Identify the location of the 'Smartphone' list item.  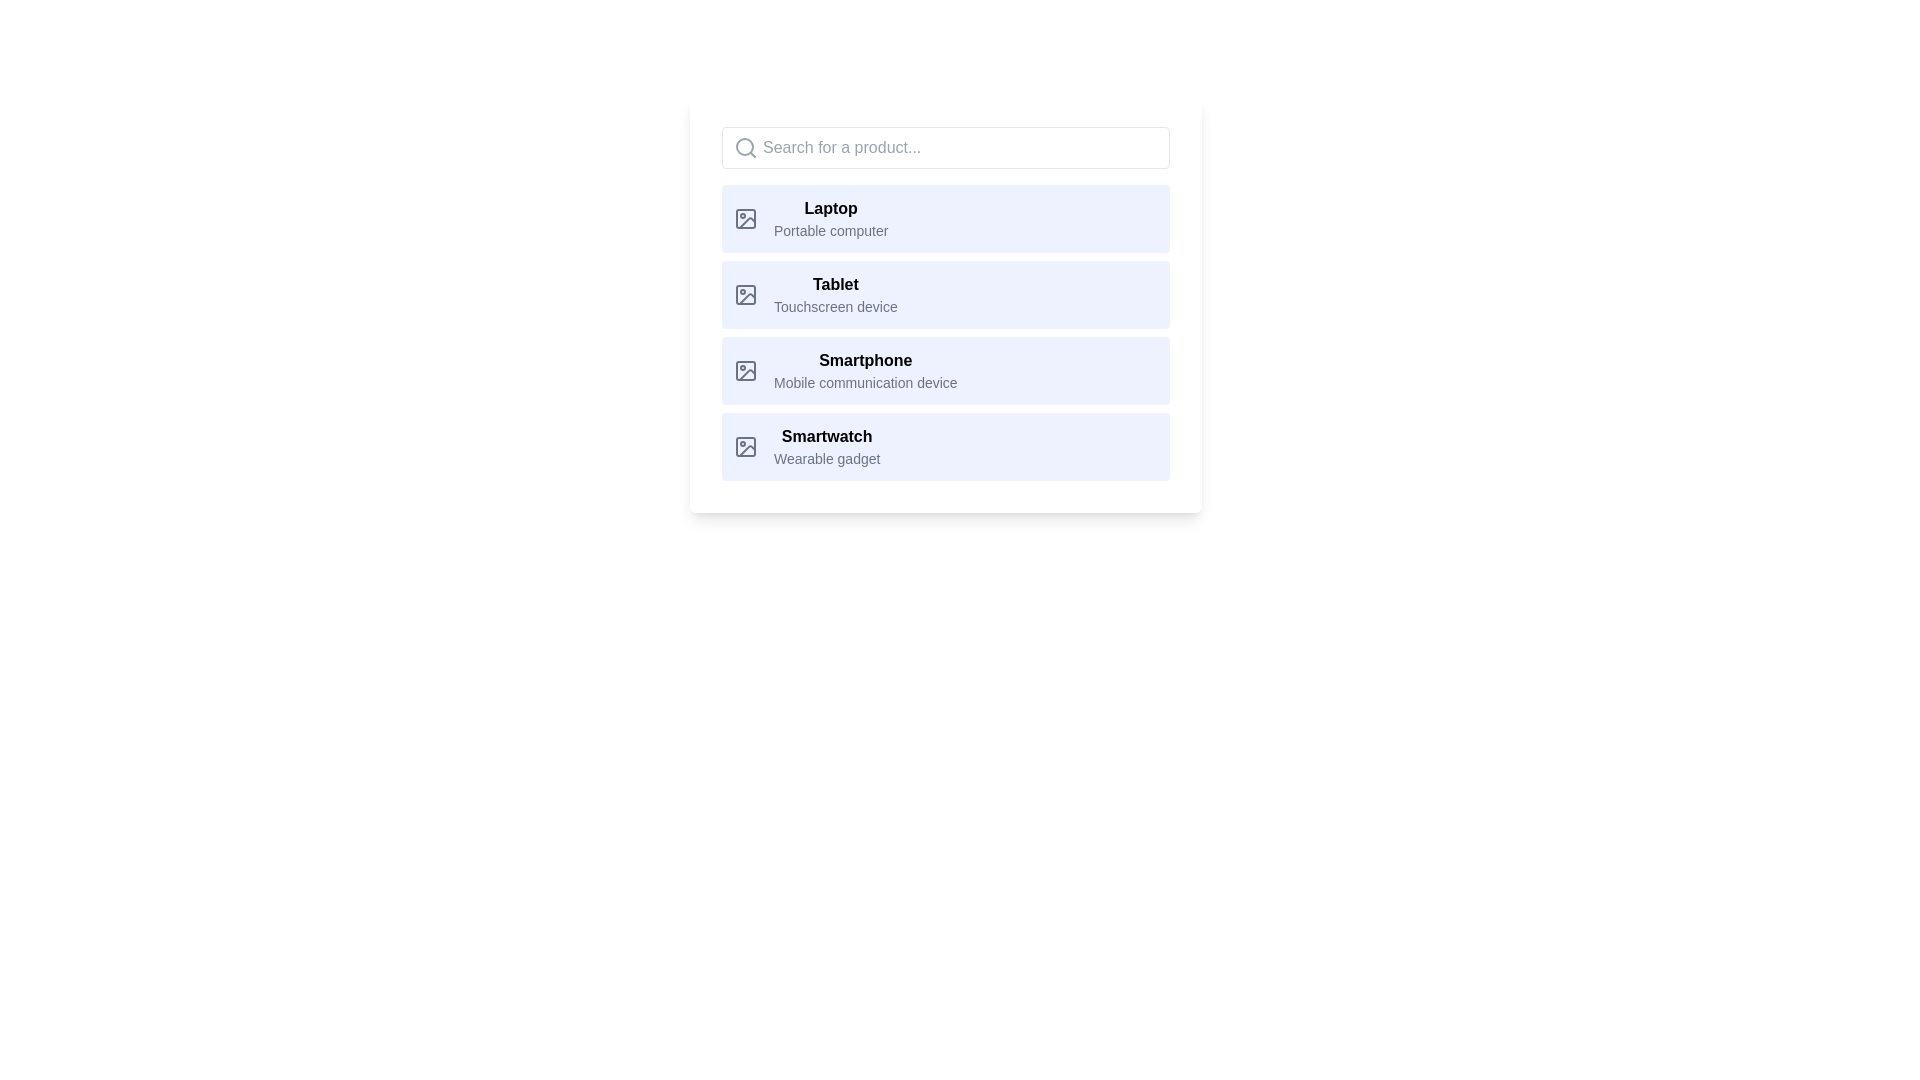
(944, 370).